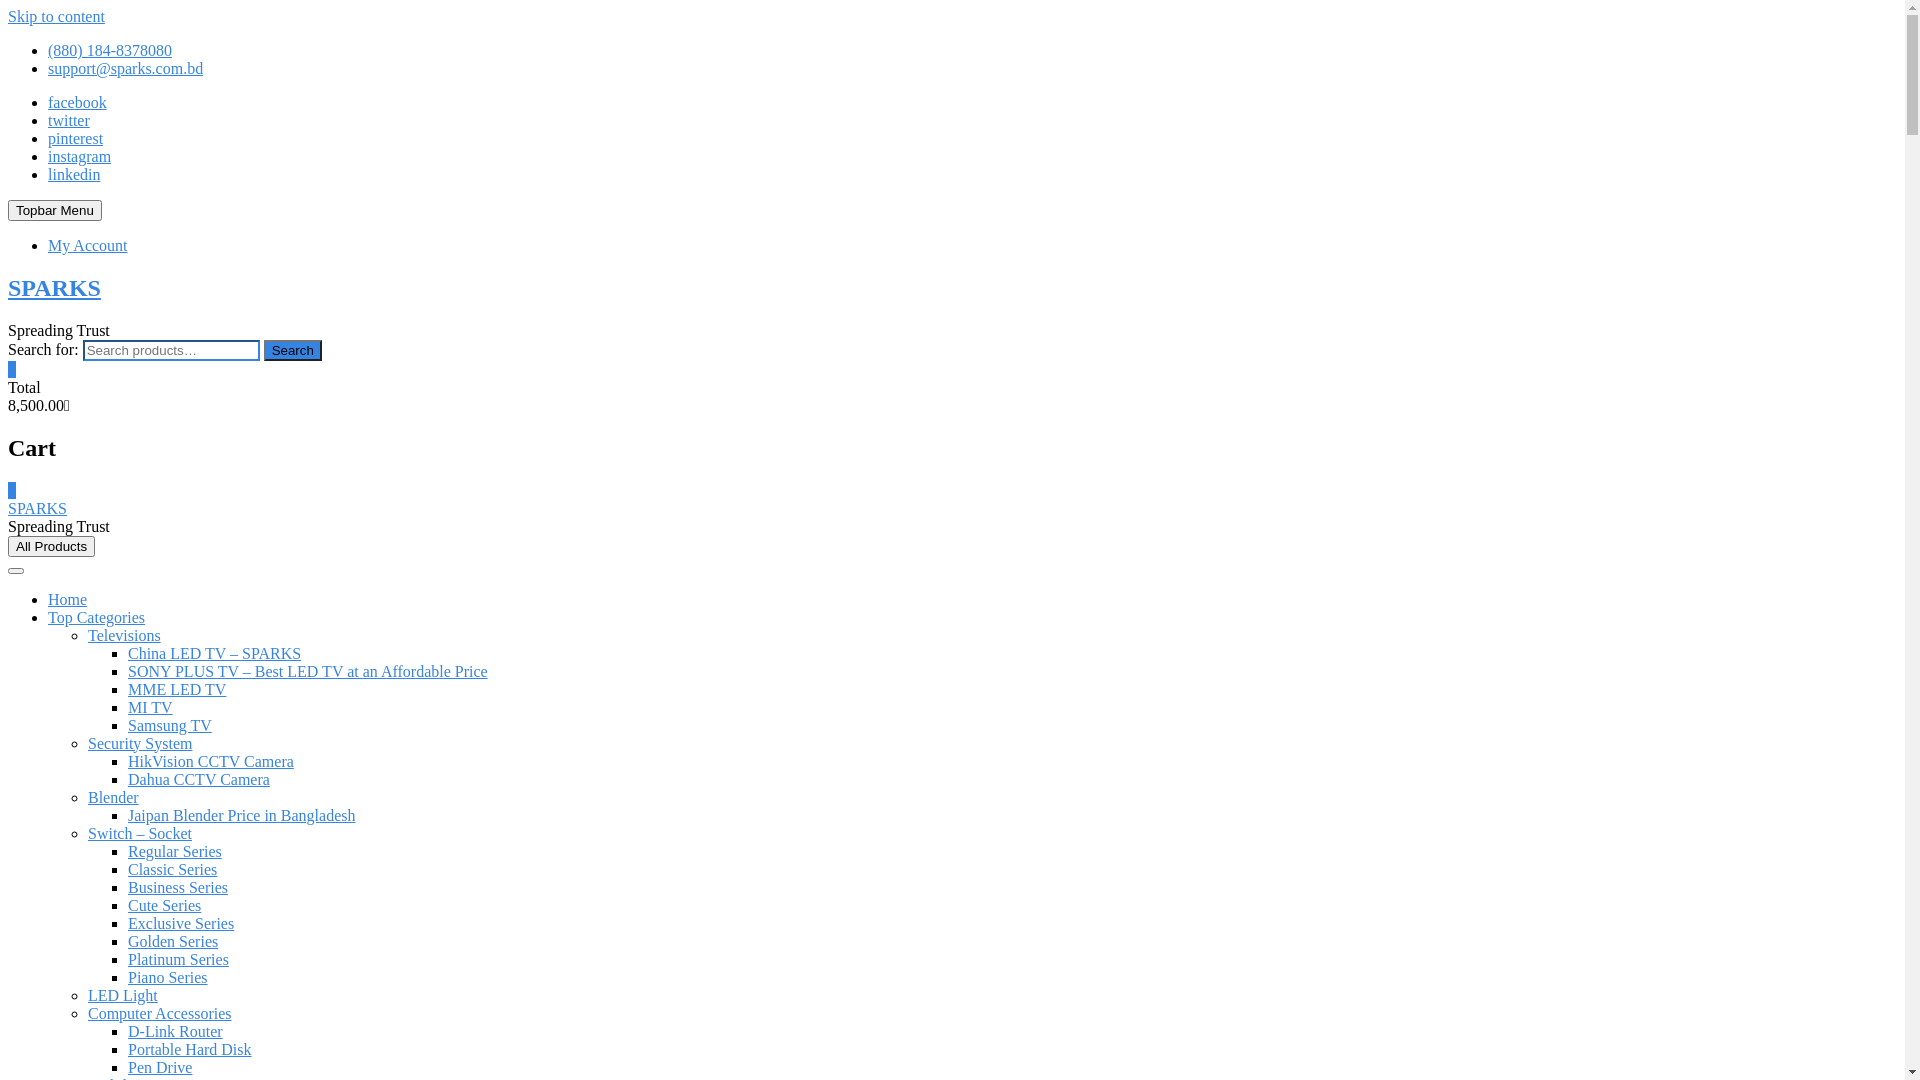 This screenshot has height=1080, width=1920. I want to click on 'All Products', so click(8, 546).